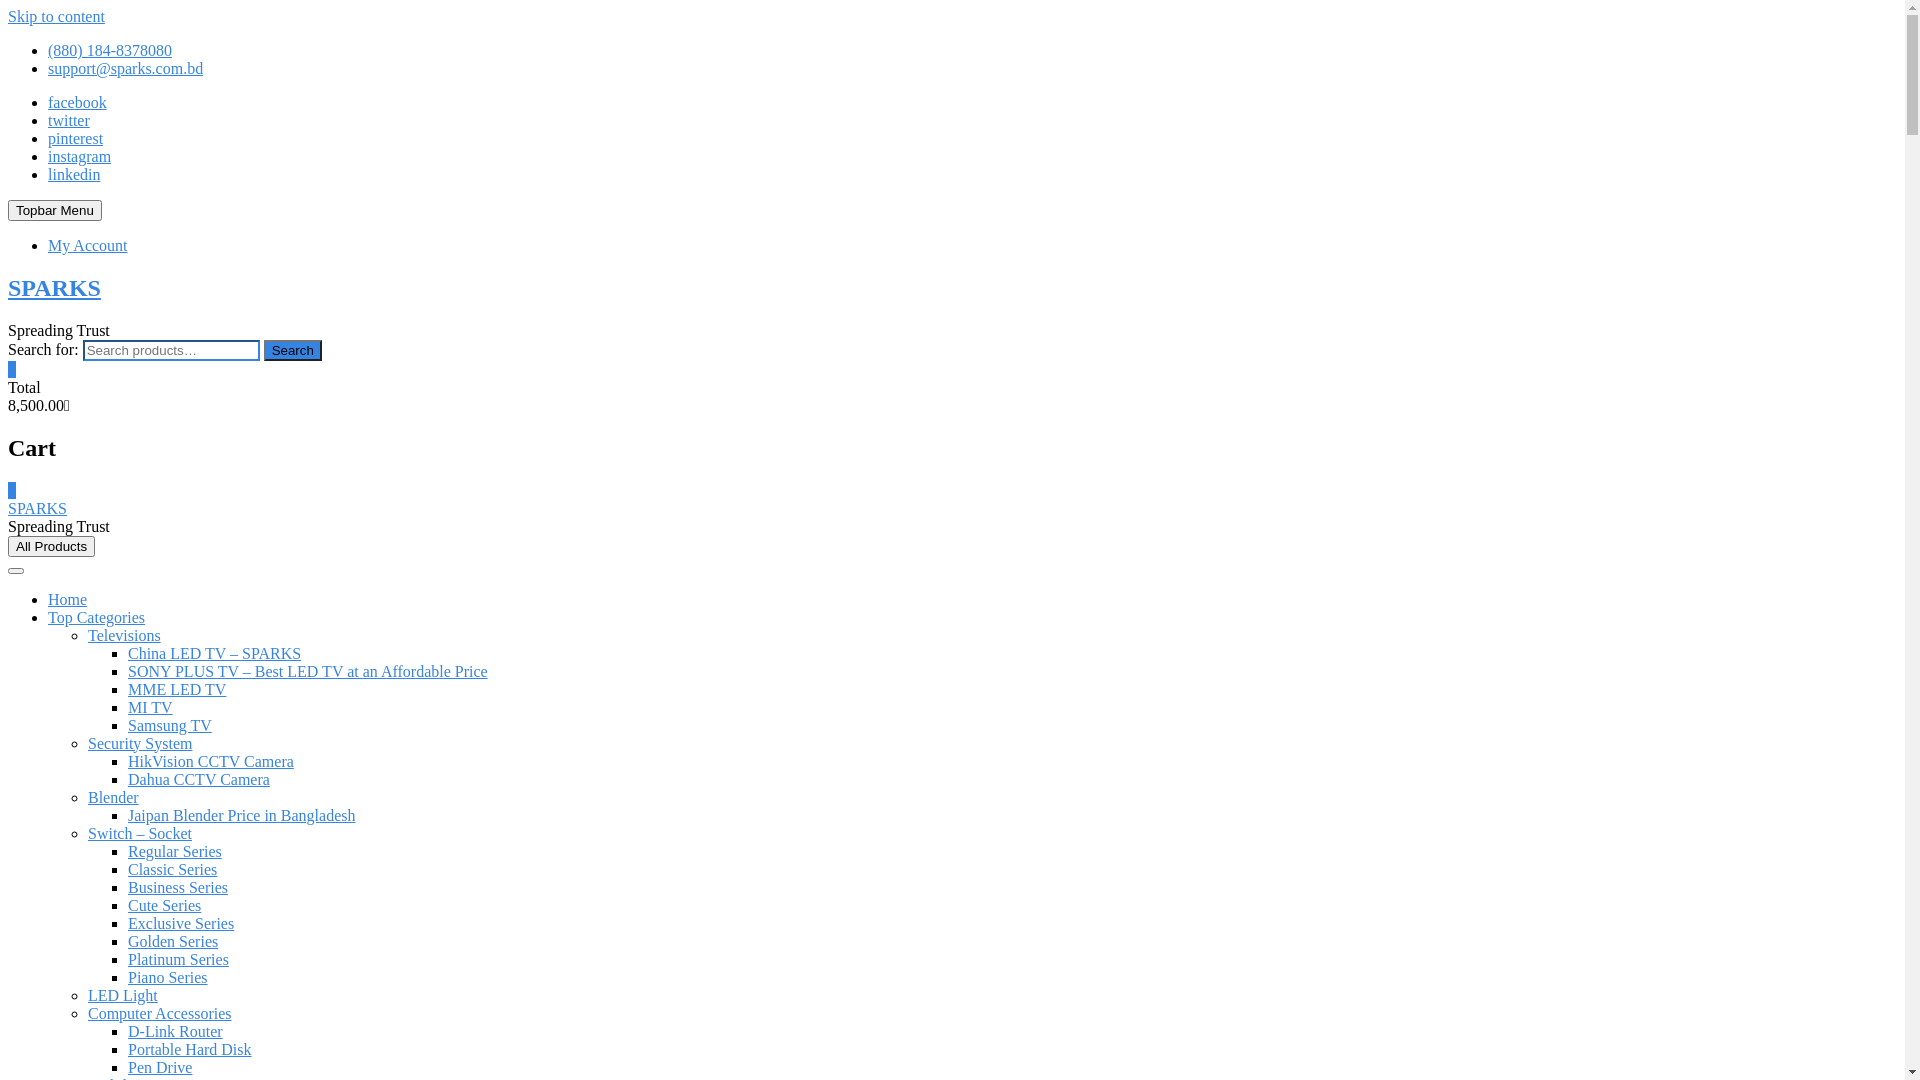 This screenshot has height=1080, width=1920. I want to click on 'All Products', so click(8, 546).